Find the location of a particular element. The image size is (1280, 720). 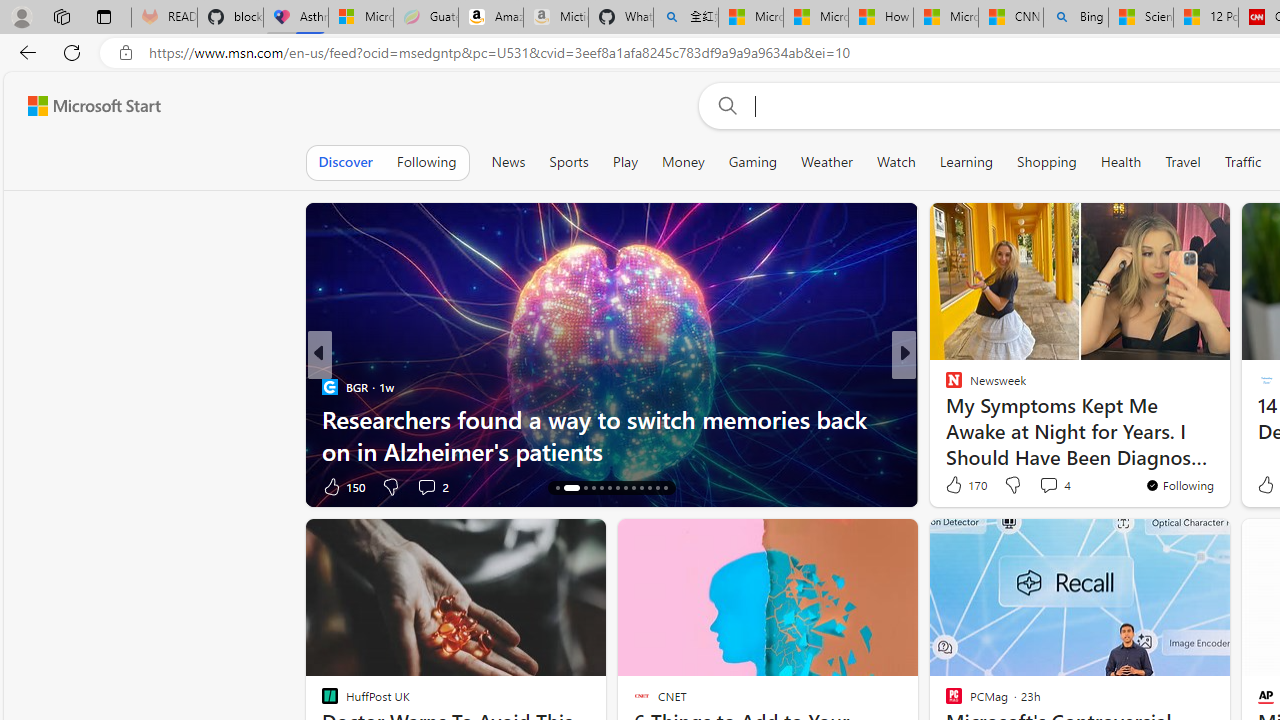

'AutomationID: tab-26' is located at coordinates (664, 488).